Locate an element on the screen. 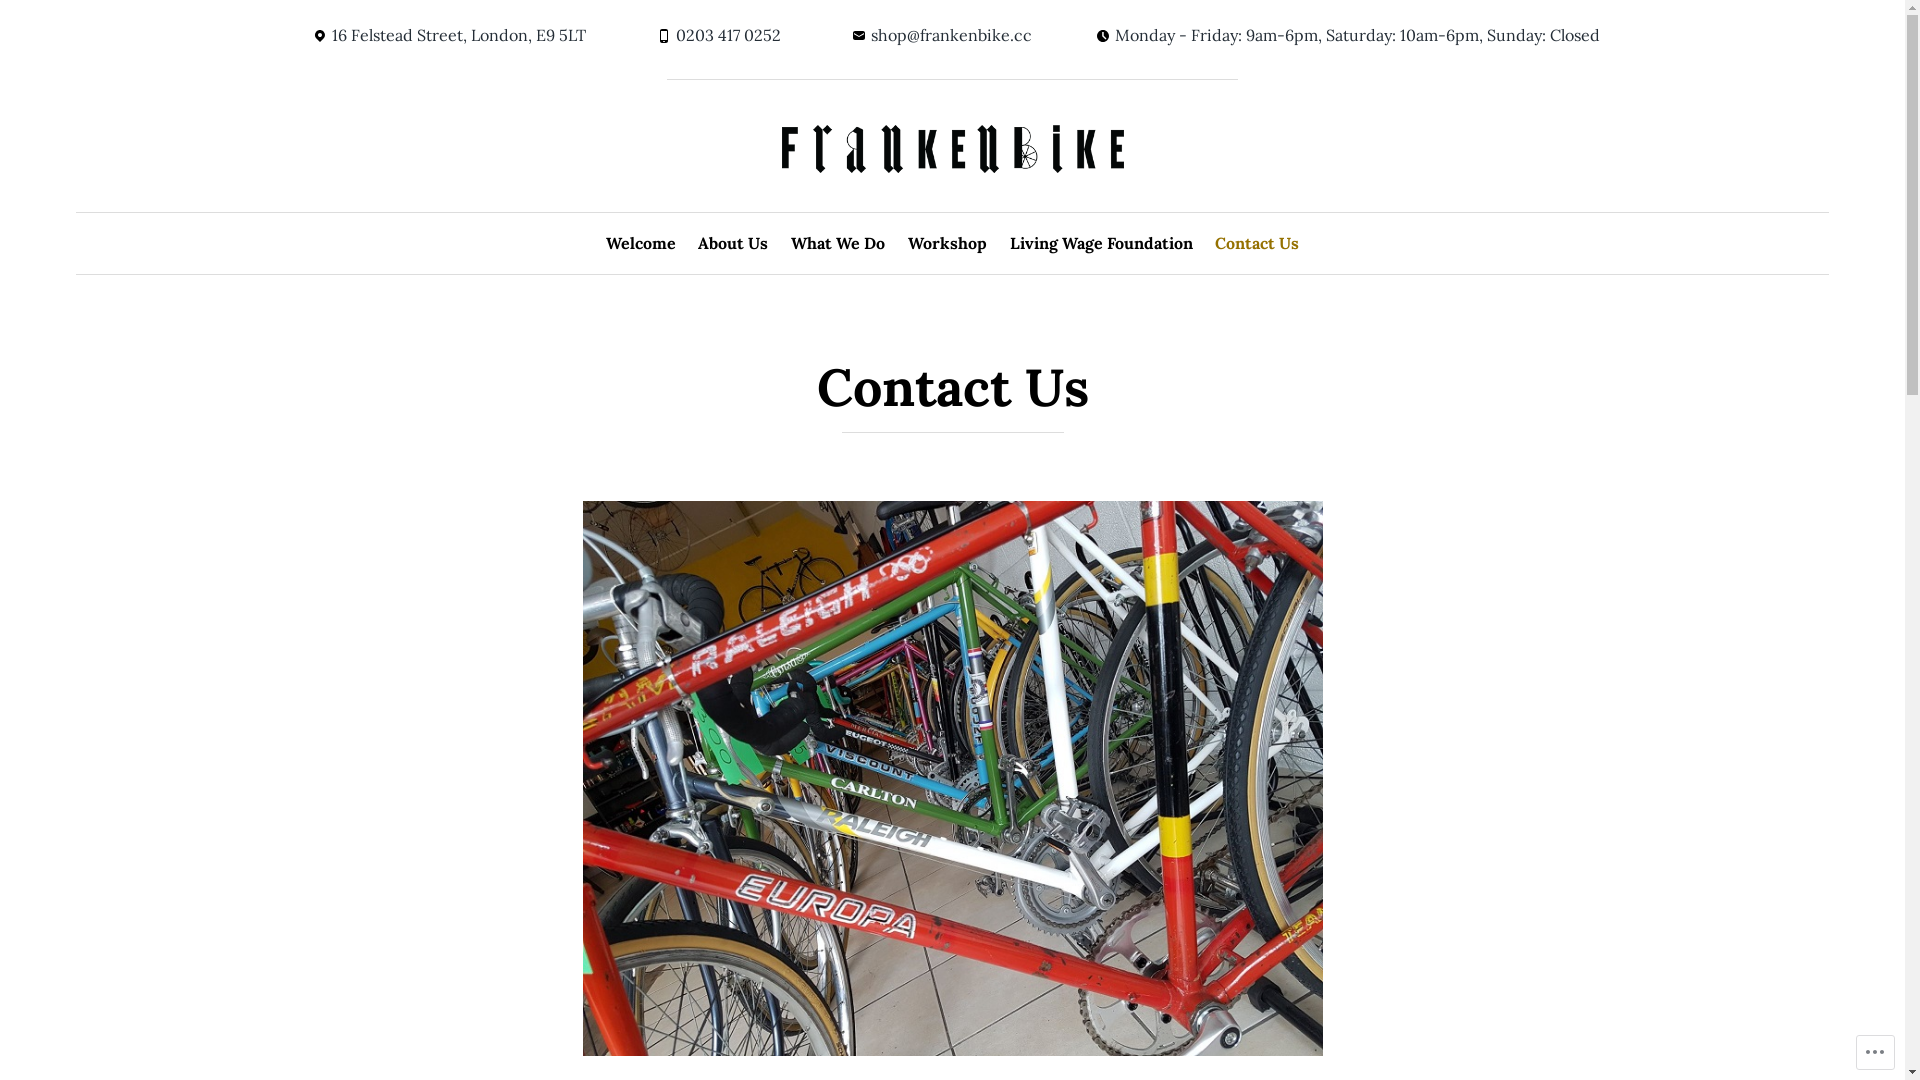 This screenshot has height=1080, width=1920. 'What We Do' is located at coordinates (838, 242).